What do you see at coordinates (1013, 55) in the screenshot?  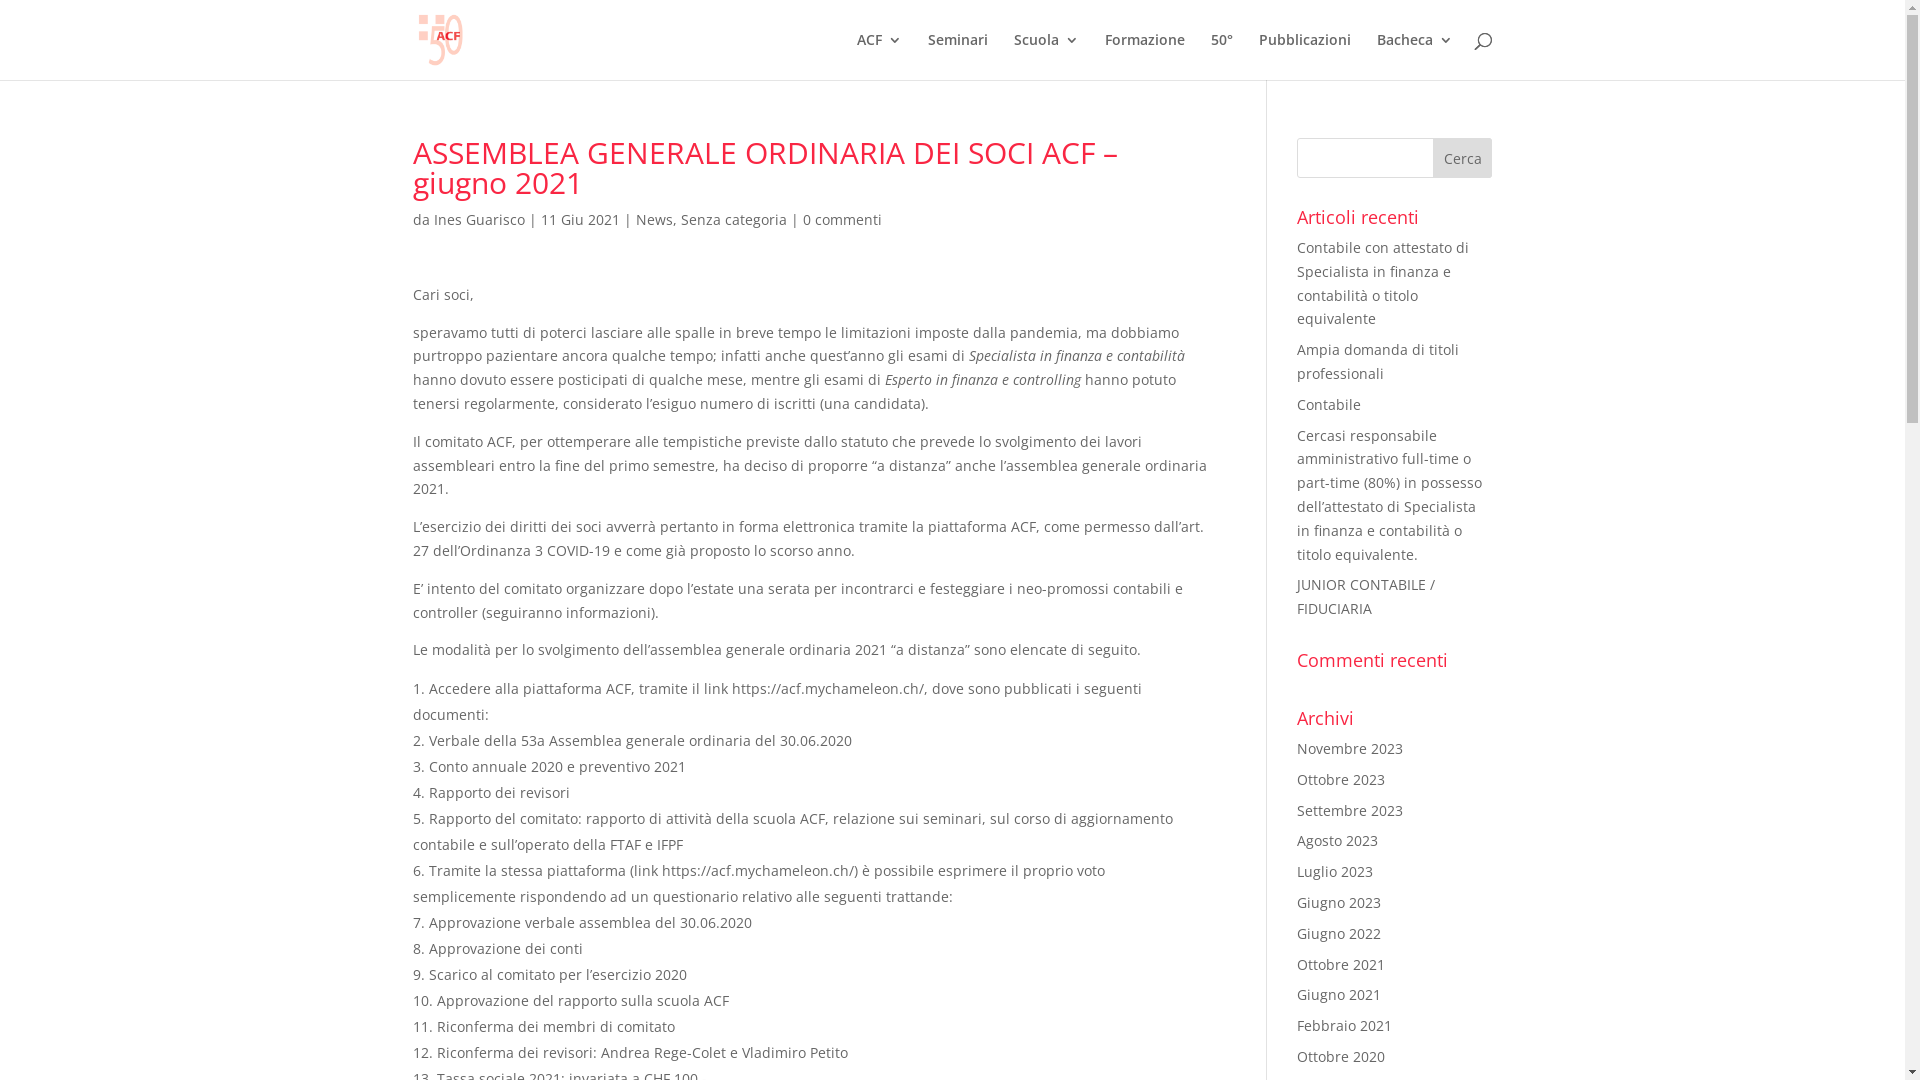 I see `'Scuola'` at bounding box center [1013, 55].